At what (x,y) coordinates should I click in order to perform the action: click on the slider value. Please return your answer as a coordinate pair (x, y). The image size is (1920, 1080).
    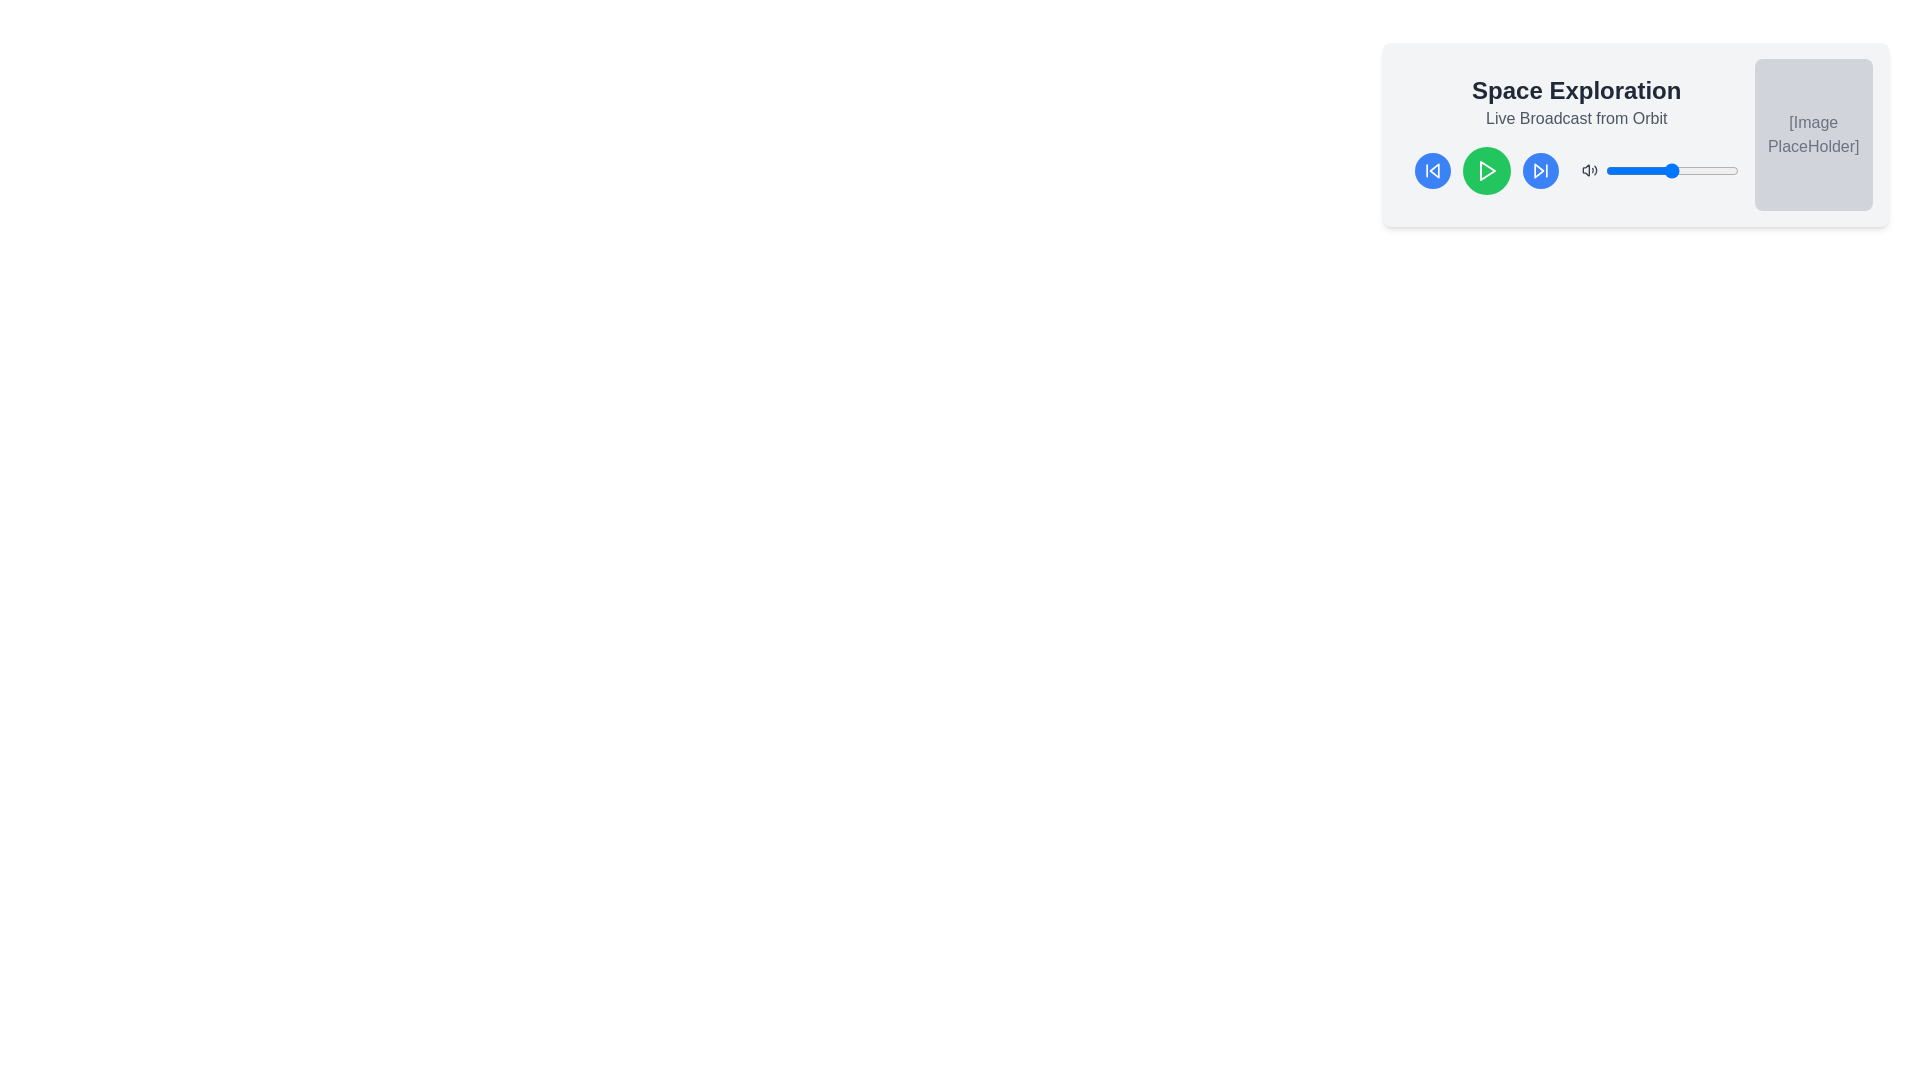
    Looking at the image, I should click on (1703, 169).